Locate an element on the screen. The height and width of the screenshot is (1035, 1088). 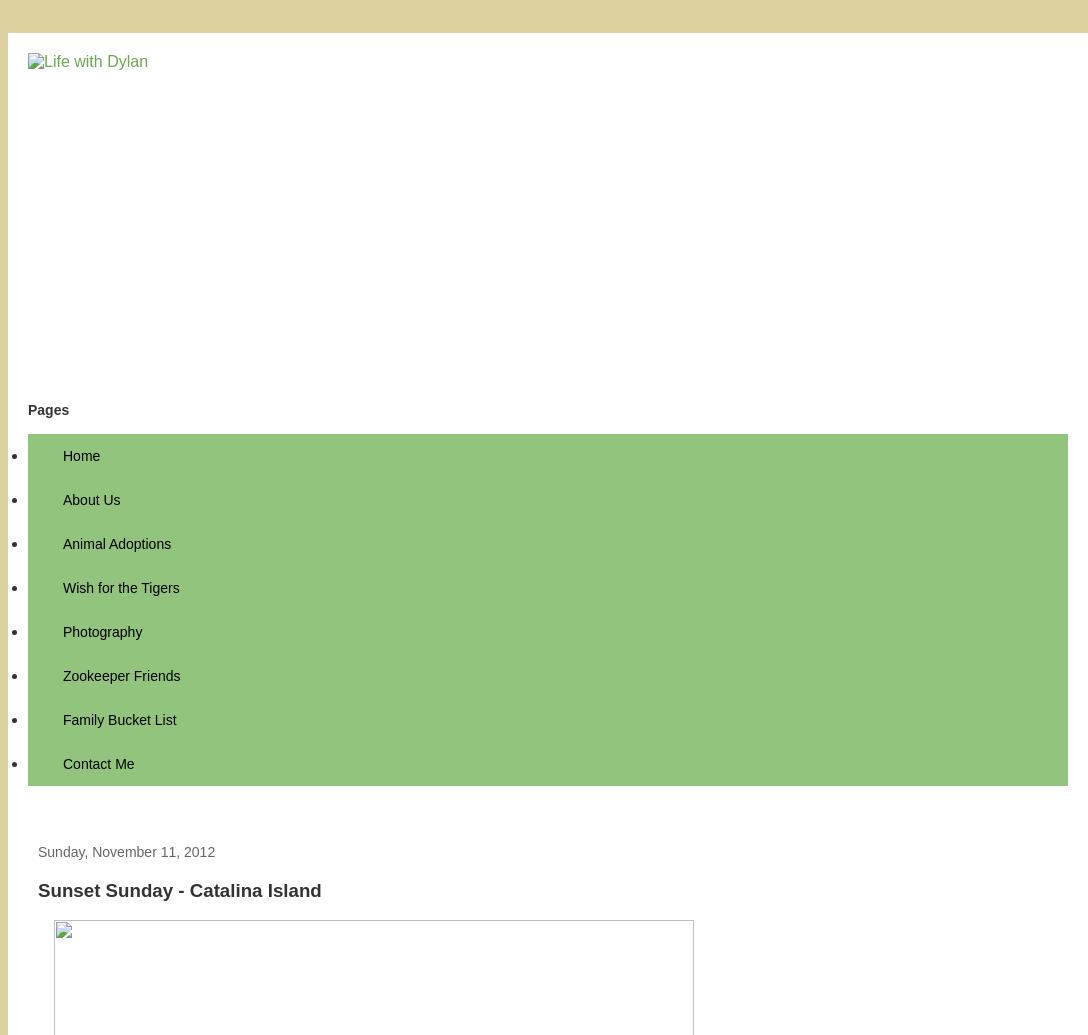
'Zookeeper Friends' is located at coordinates (121, 674).